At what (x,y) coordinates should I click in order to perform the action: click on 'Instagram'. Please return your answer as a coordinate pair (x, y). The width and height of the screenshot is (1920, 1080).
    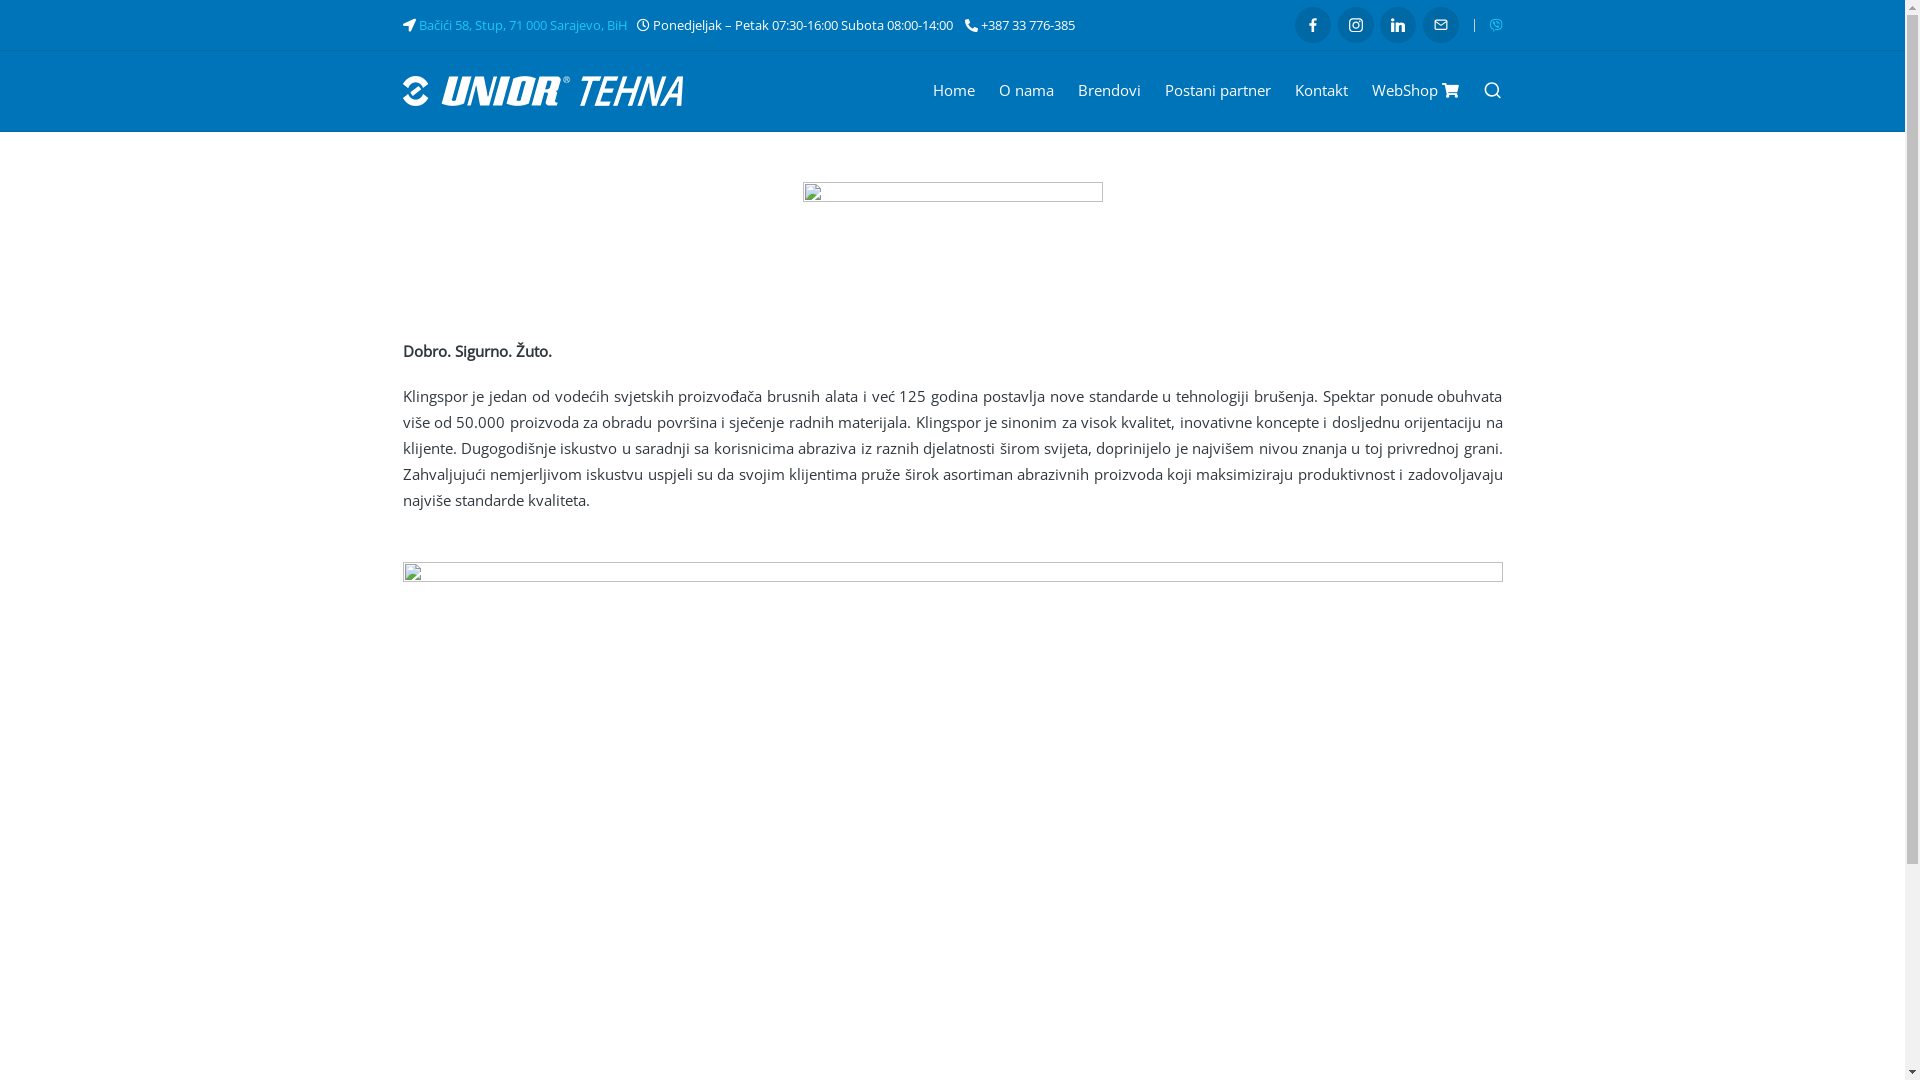
    Looking at the image, I should click on (1356, 24).